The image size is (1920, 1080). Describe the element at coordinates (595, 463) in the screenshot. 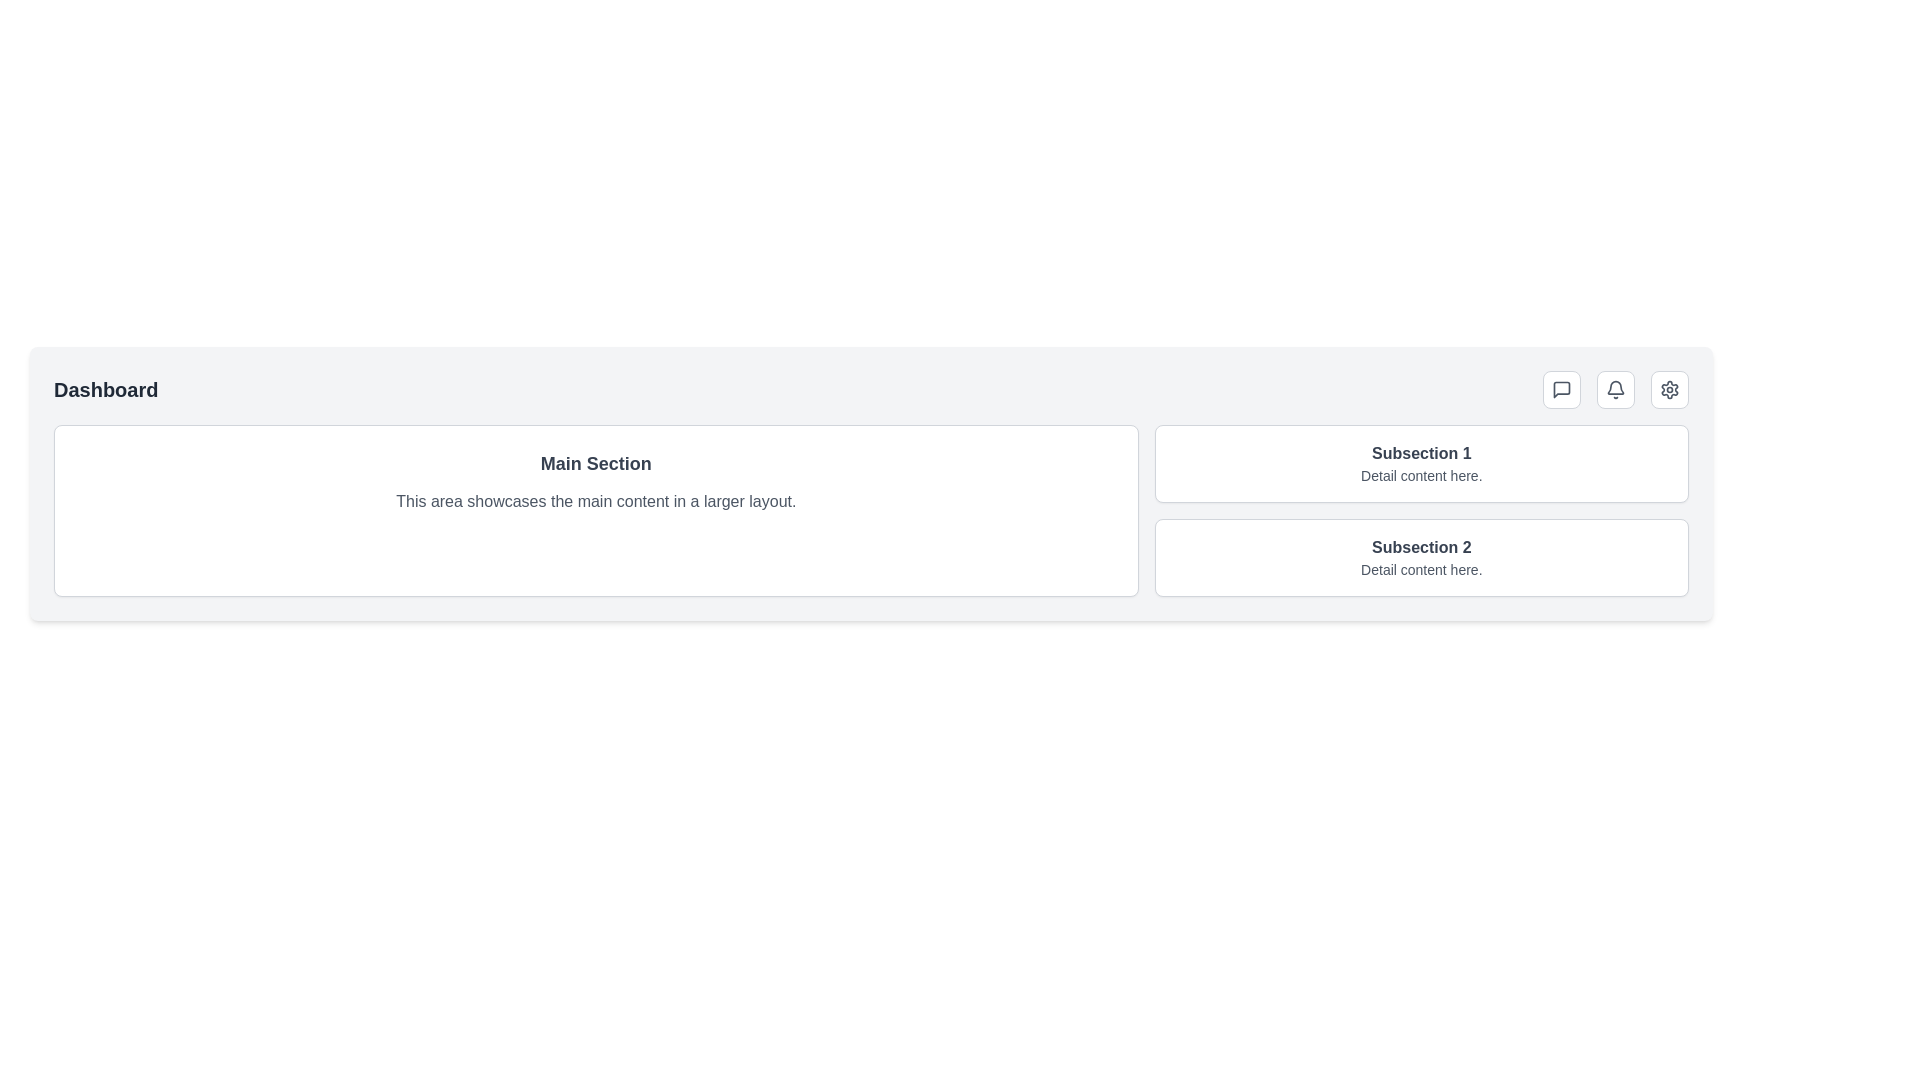

I see `text from the header of the section title located at the top-left area of the white rounded rectangle box with a subtle shadow effect` at that location.